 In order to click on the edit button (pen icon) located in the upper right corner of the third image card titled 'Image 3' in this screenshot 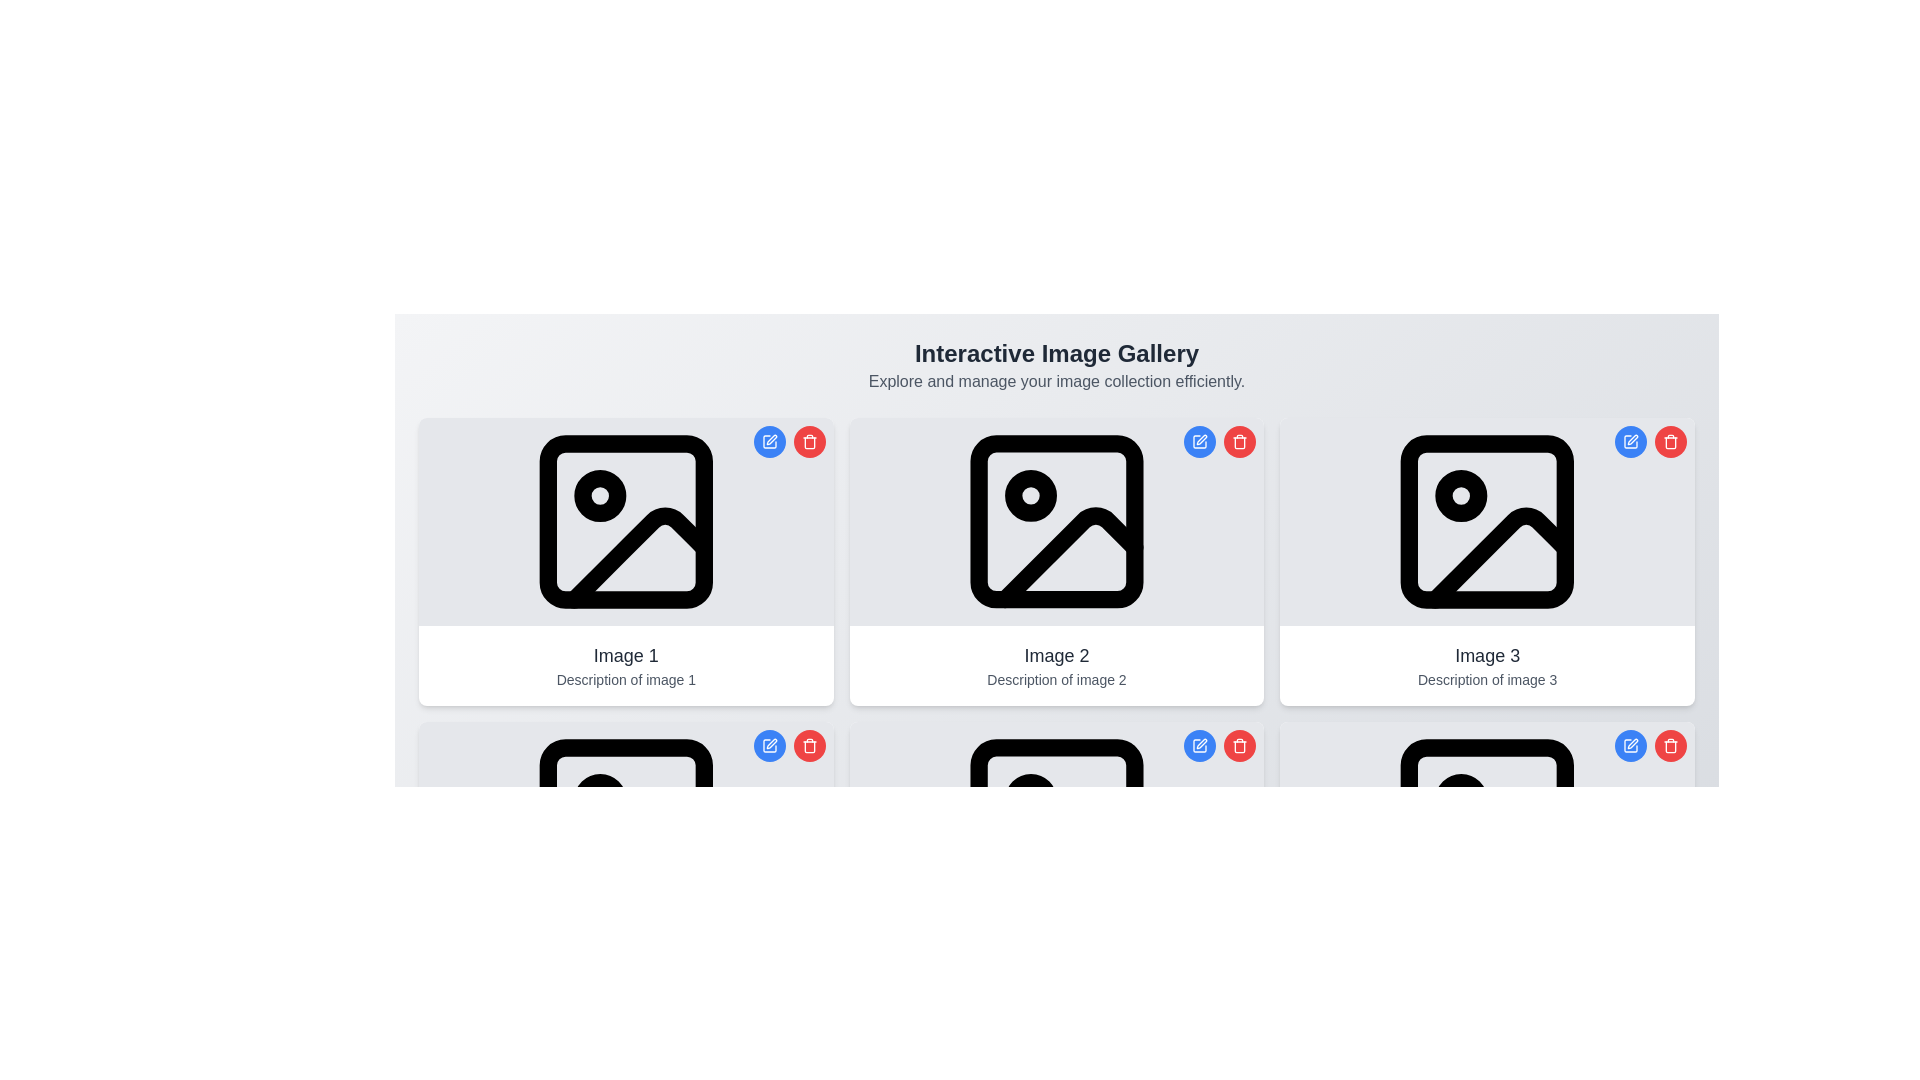, I will do `click(1631, 441)`.